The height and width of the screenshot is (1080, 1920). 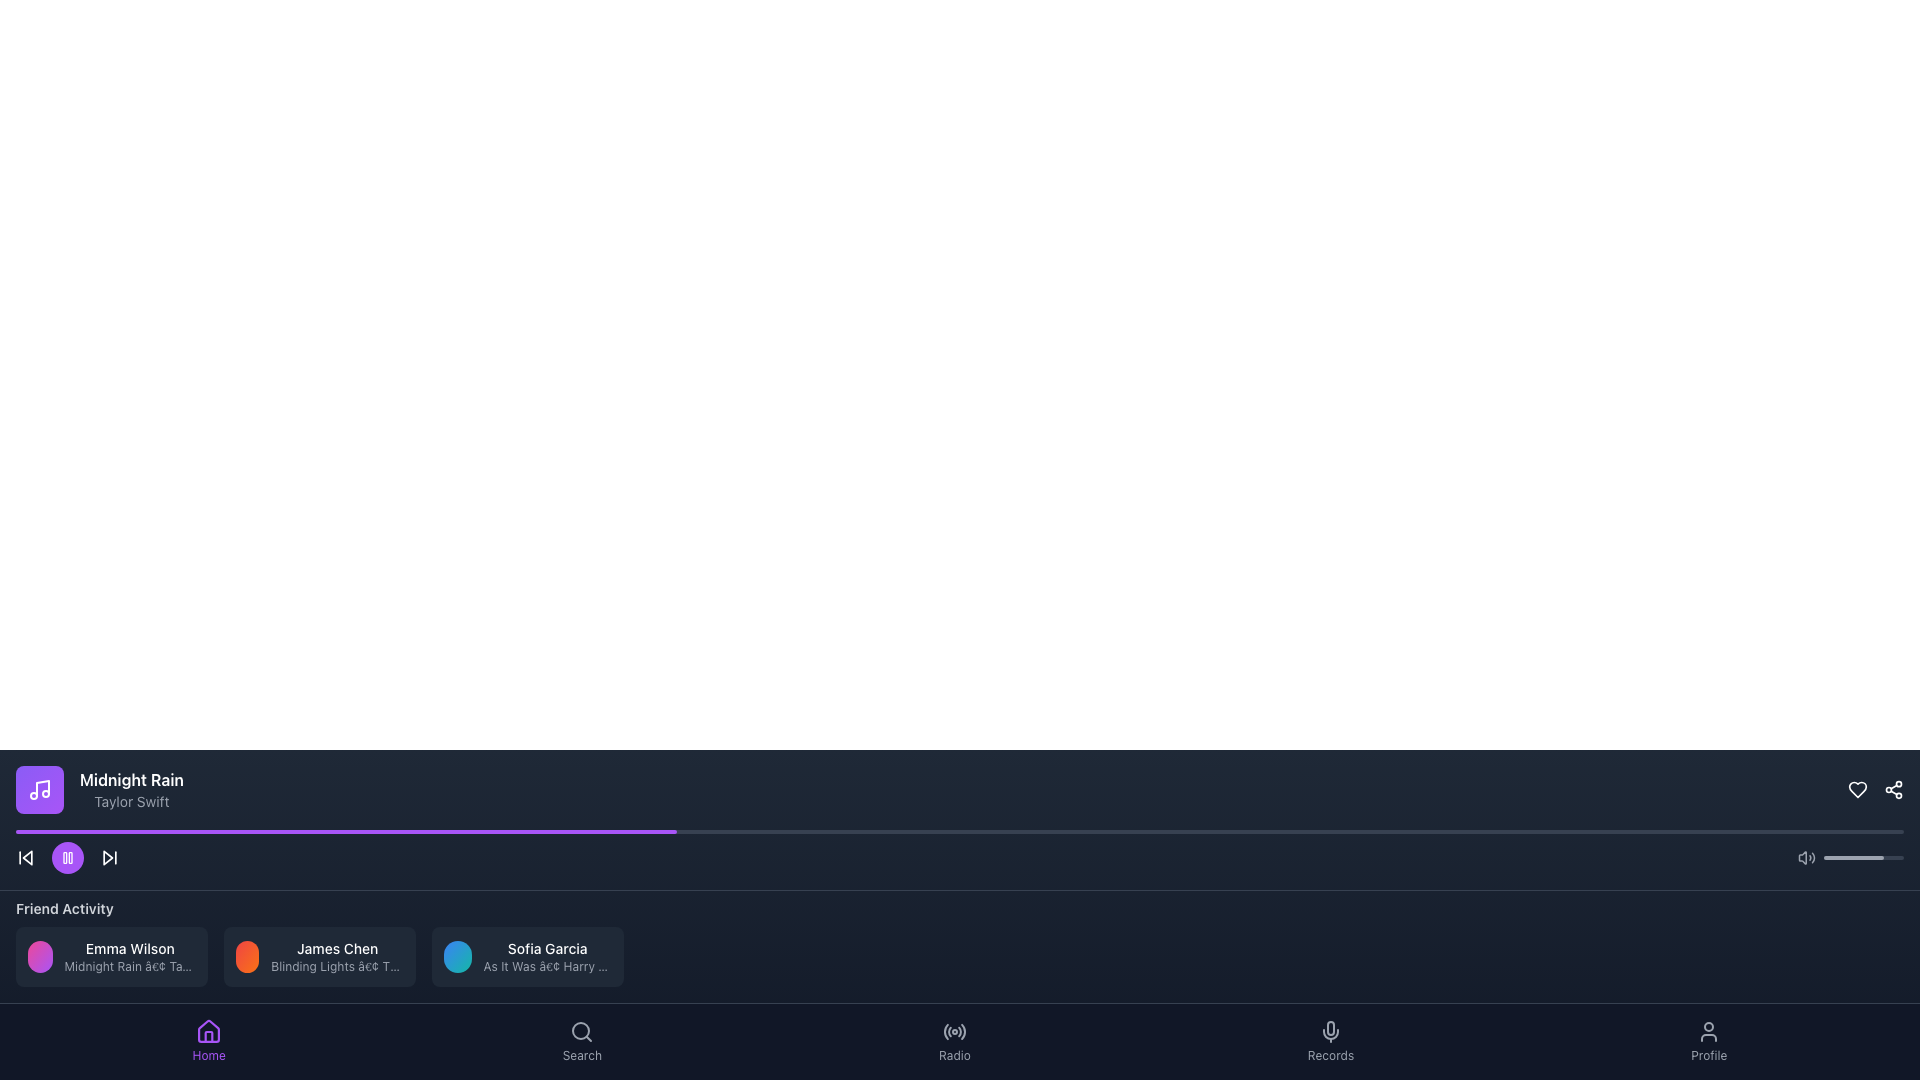 What do you see at coordinates (39, 789) in the screenshot?
I see `the musical note icon with a gradient-filled square background in the upper left section of the navigation bar` at bounding box center [39, 789].